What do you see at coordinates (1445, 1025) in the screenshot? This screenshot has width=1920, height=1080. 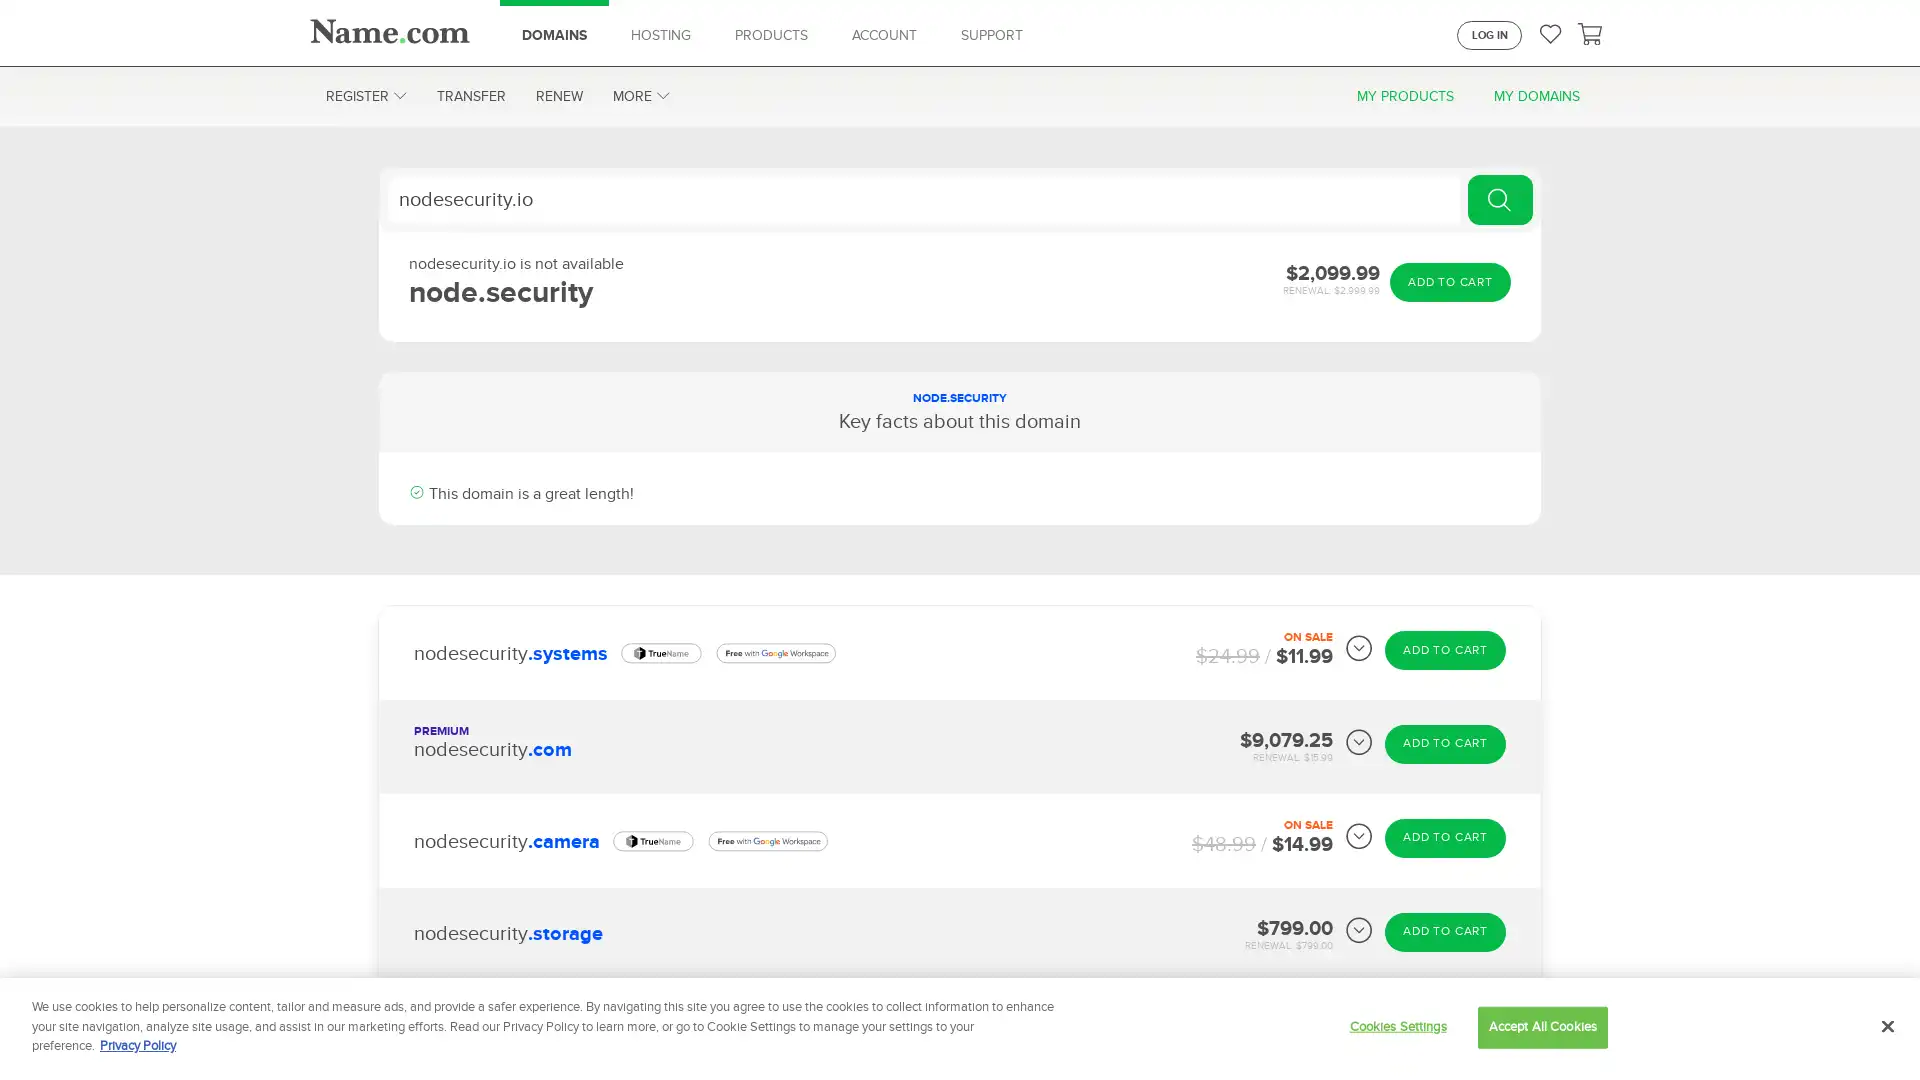 I see `ADD TO CART` at bounding box center [1445, 1025].